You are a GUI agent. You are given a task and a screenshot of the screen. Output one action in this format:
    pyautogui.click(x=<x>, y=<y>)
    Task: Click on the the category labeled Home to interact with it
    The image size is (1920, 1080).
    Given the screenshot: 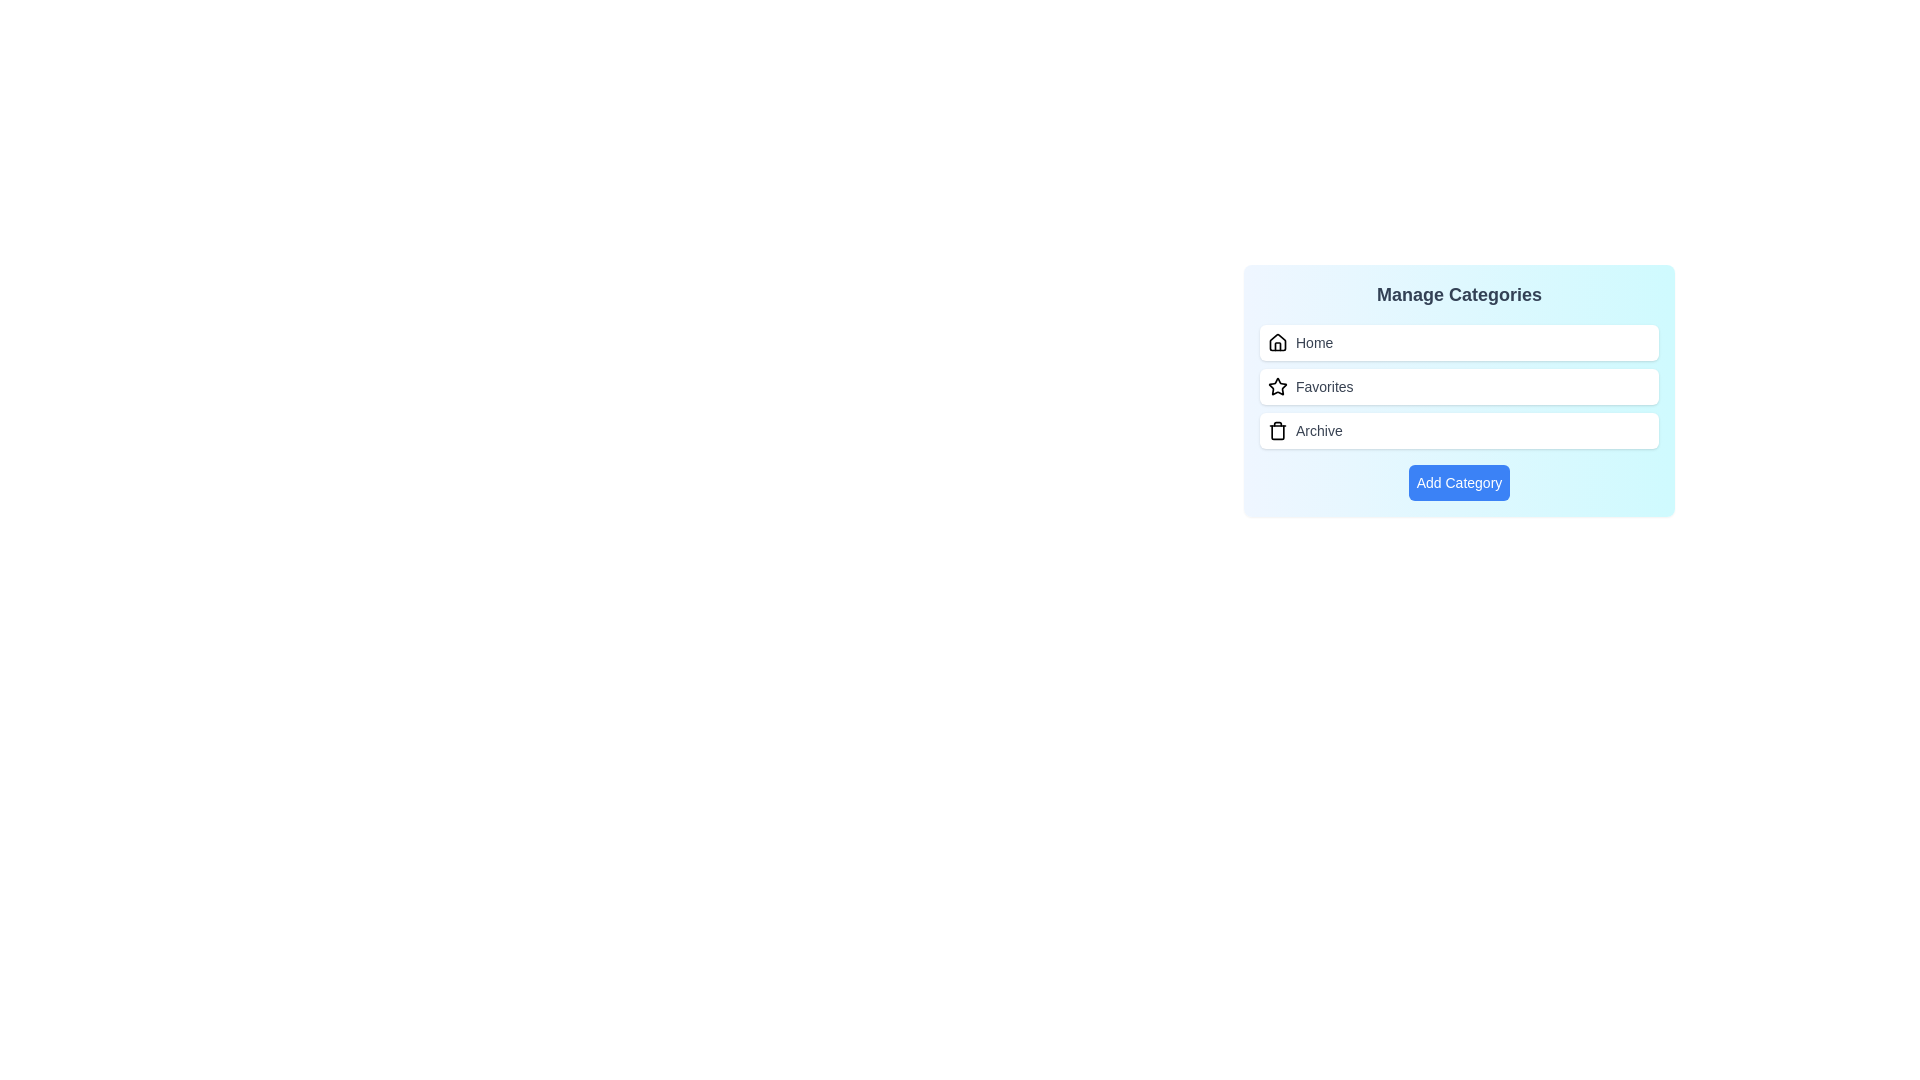 What is the action you would take?
    pyautogui.click(x=1459, y=342)
    